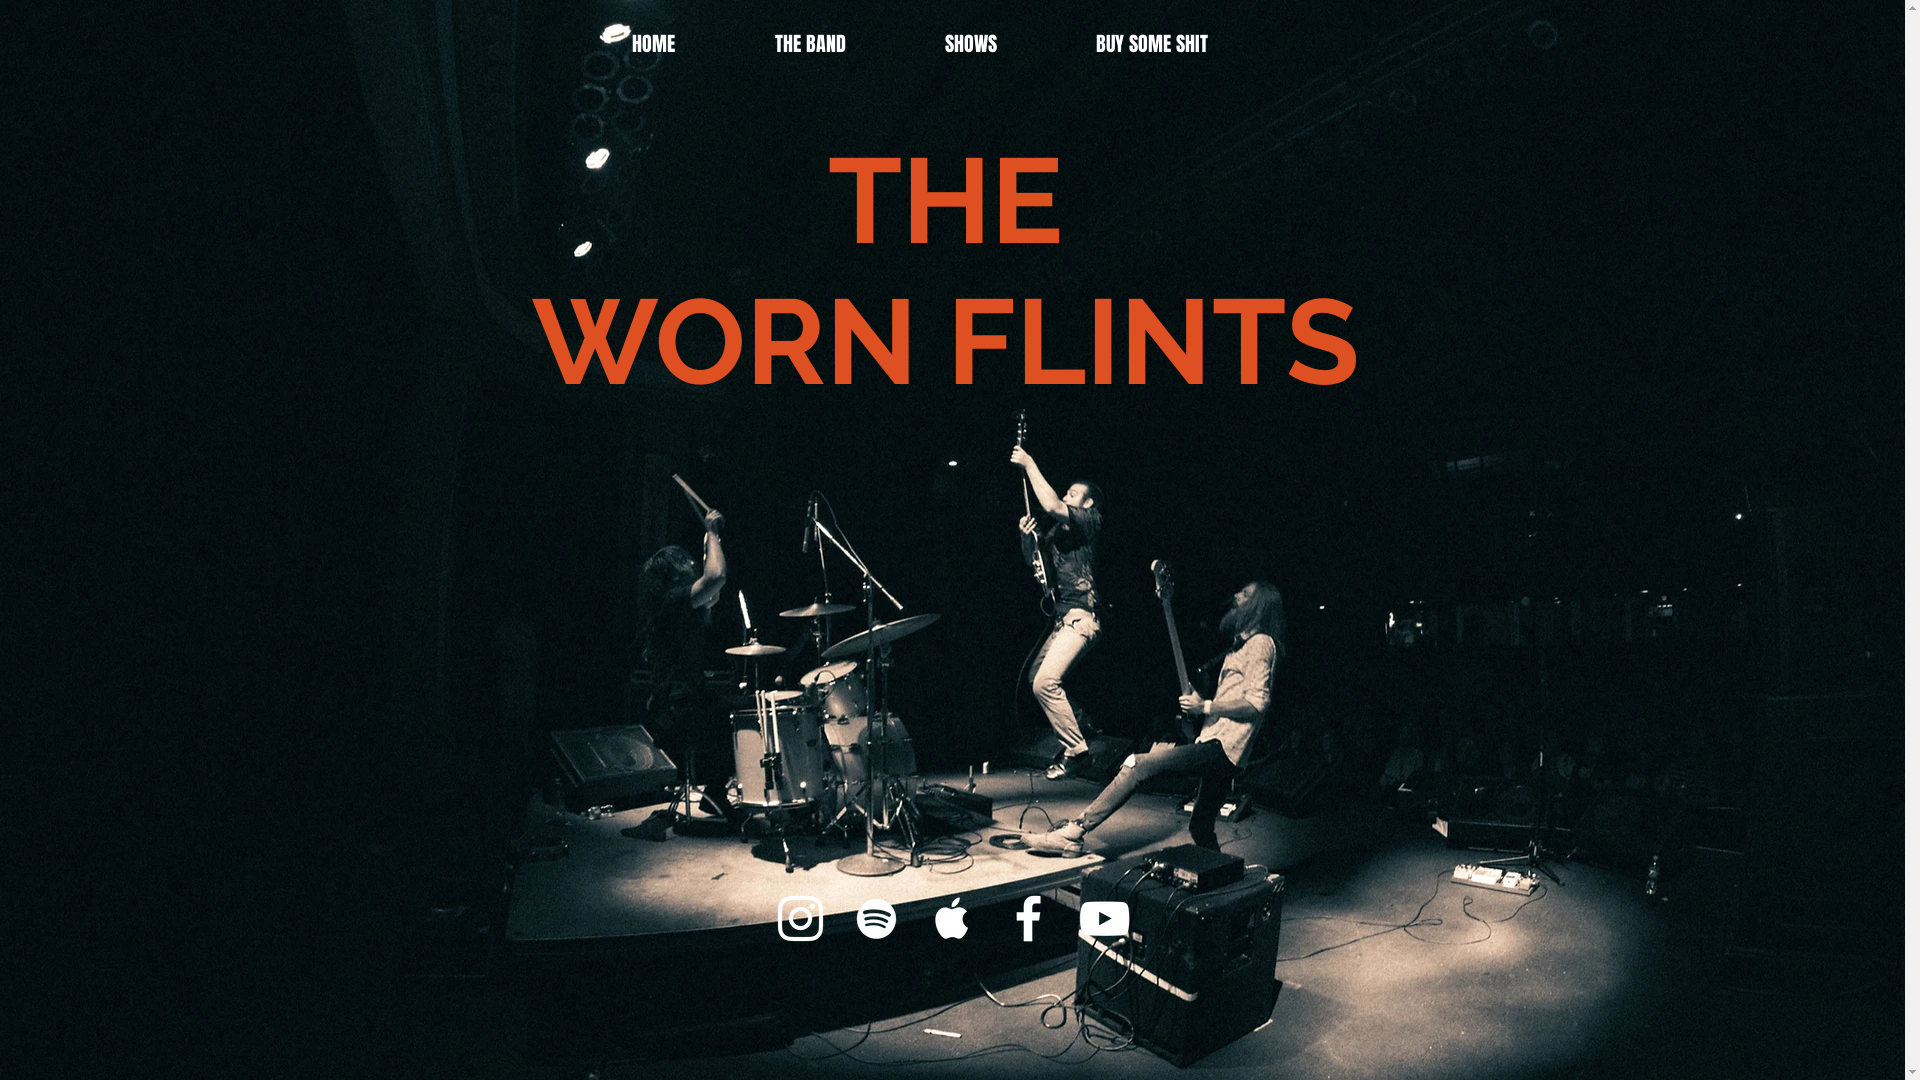  I want to click on 'BUY SOME SHIT', so click(1185, 39).